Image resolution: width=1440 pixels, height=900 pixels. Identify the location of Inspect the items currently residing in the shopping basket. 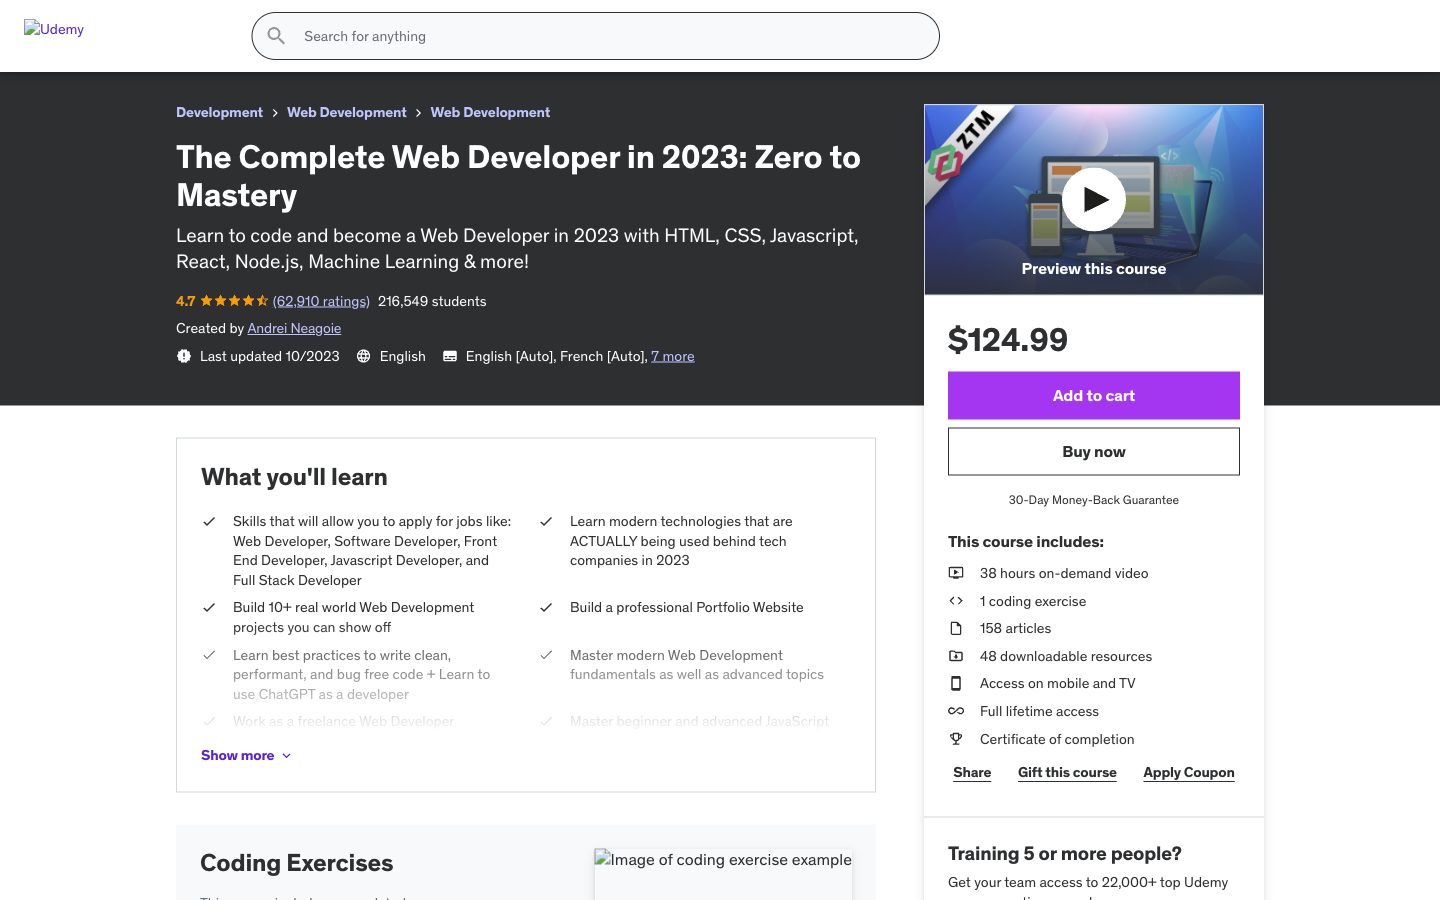
(1288, 116).